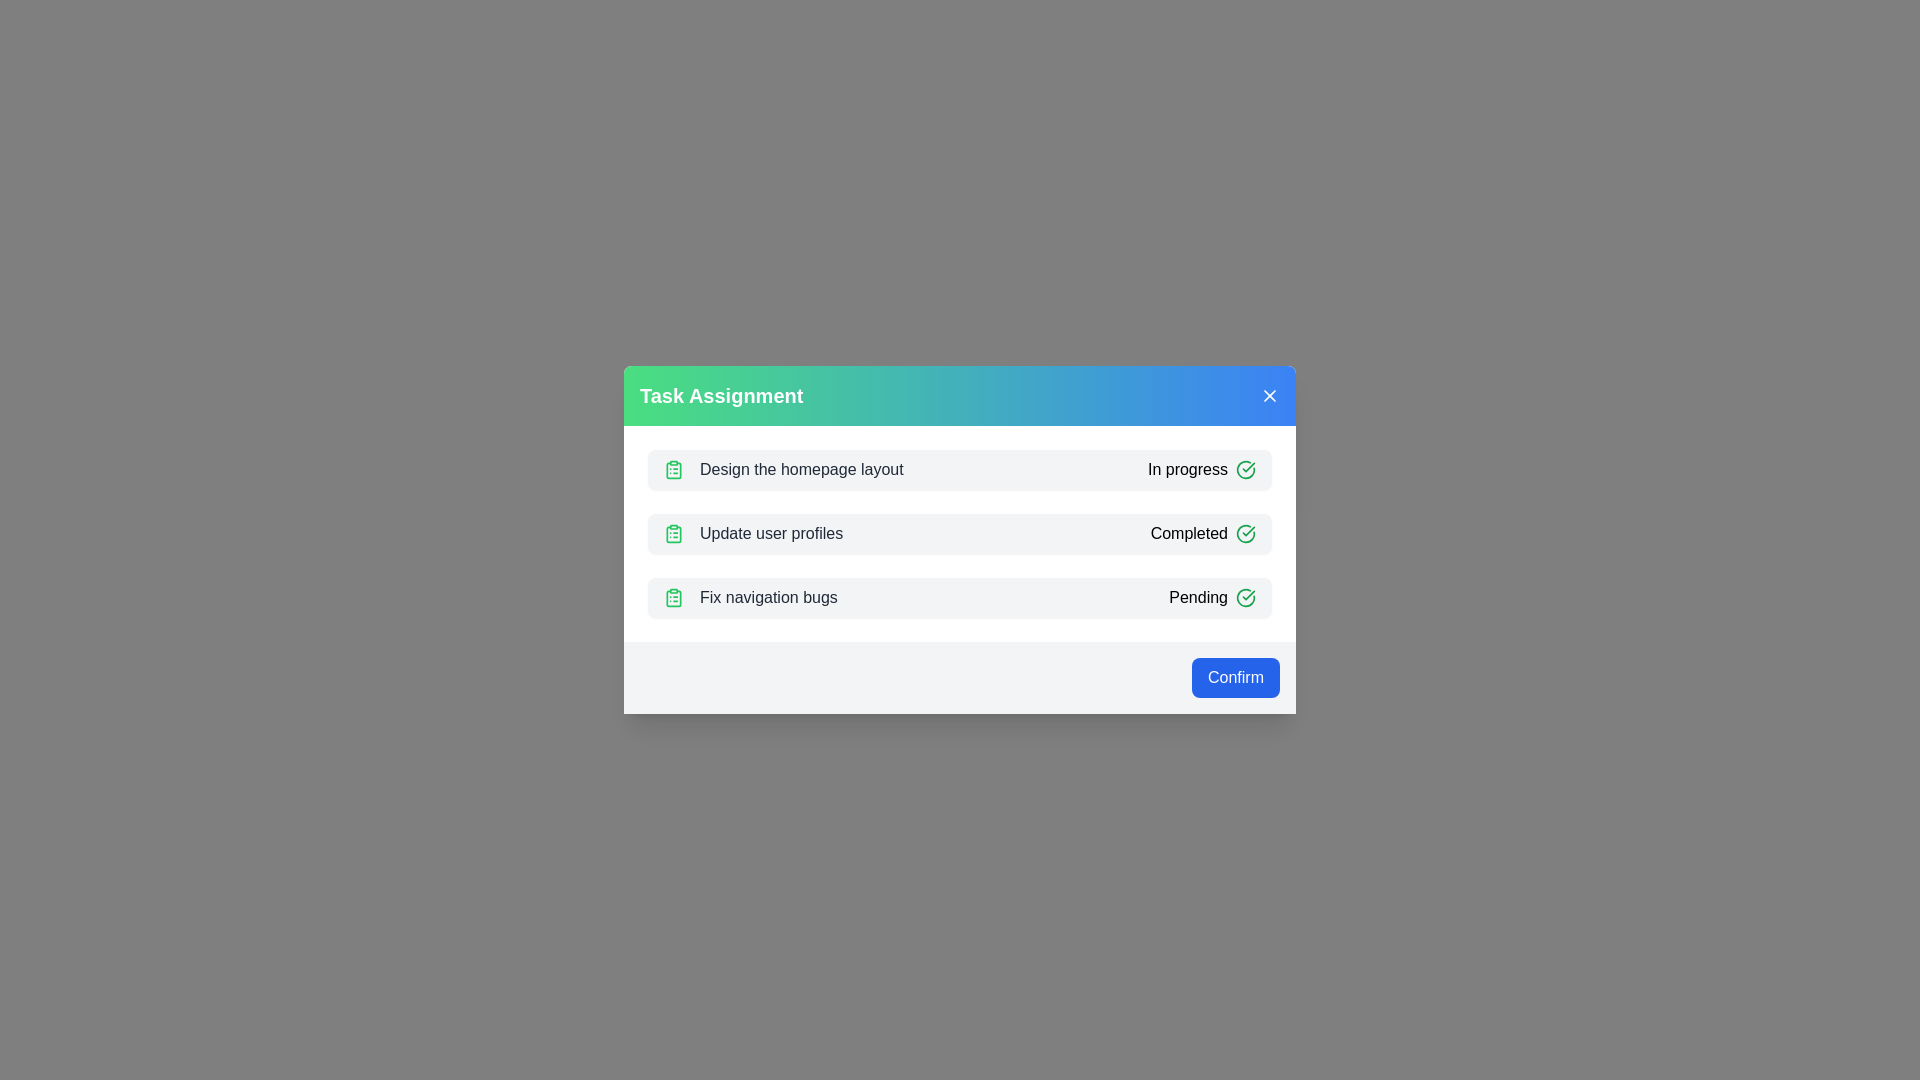  What do you see at coordinates (673, 532) in the screenshot?
I see `the green clipboard icon within the 'Task Assignment' modal, which is positioned near the 'Update user profiles' label` at bounding box center [673, 532].